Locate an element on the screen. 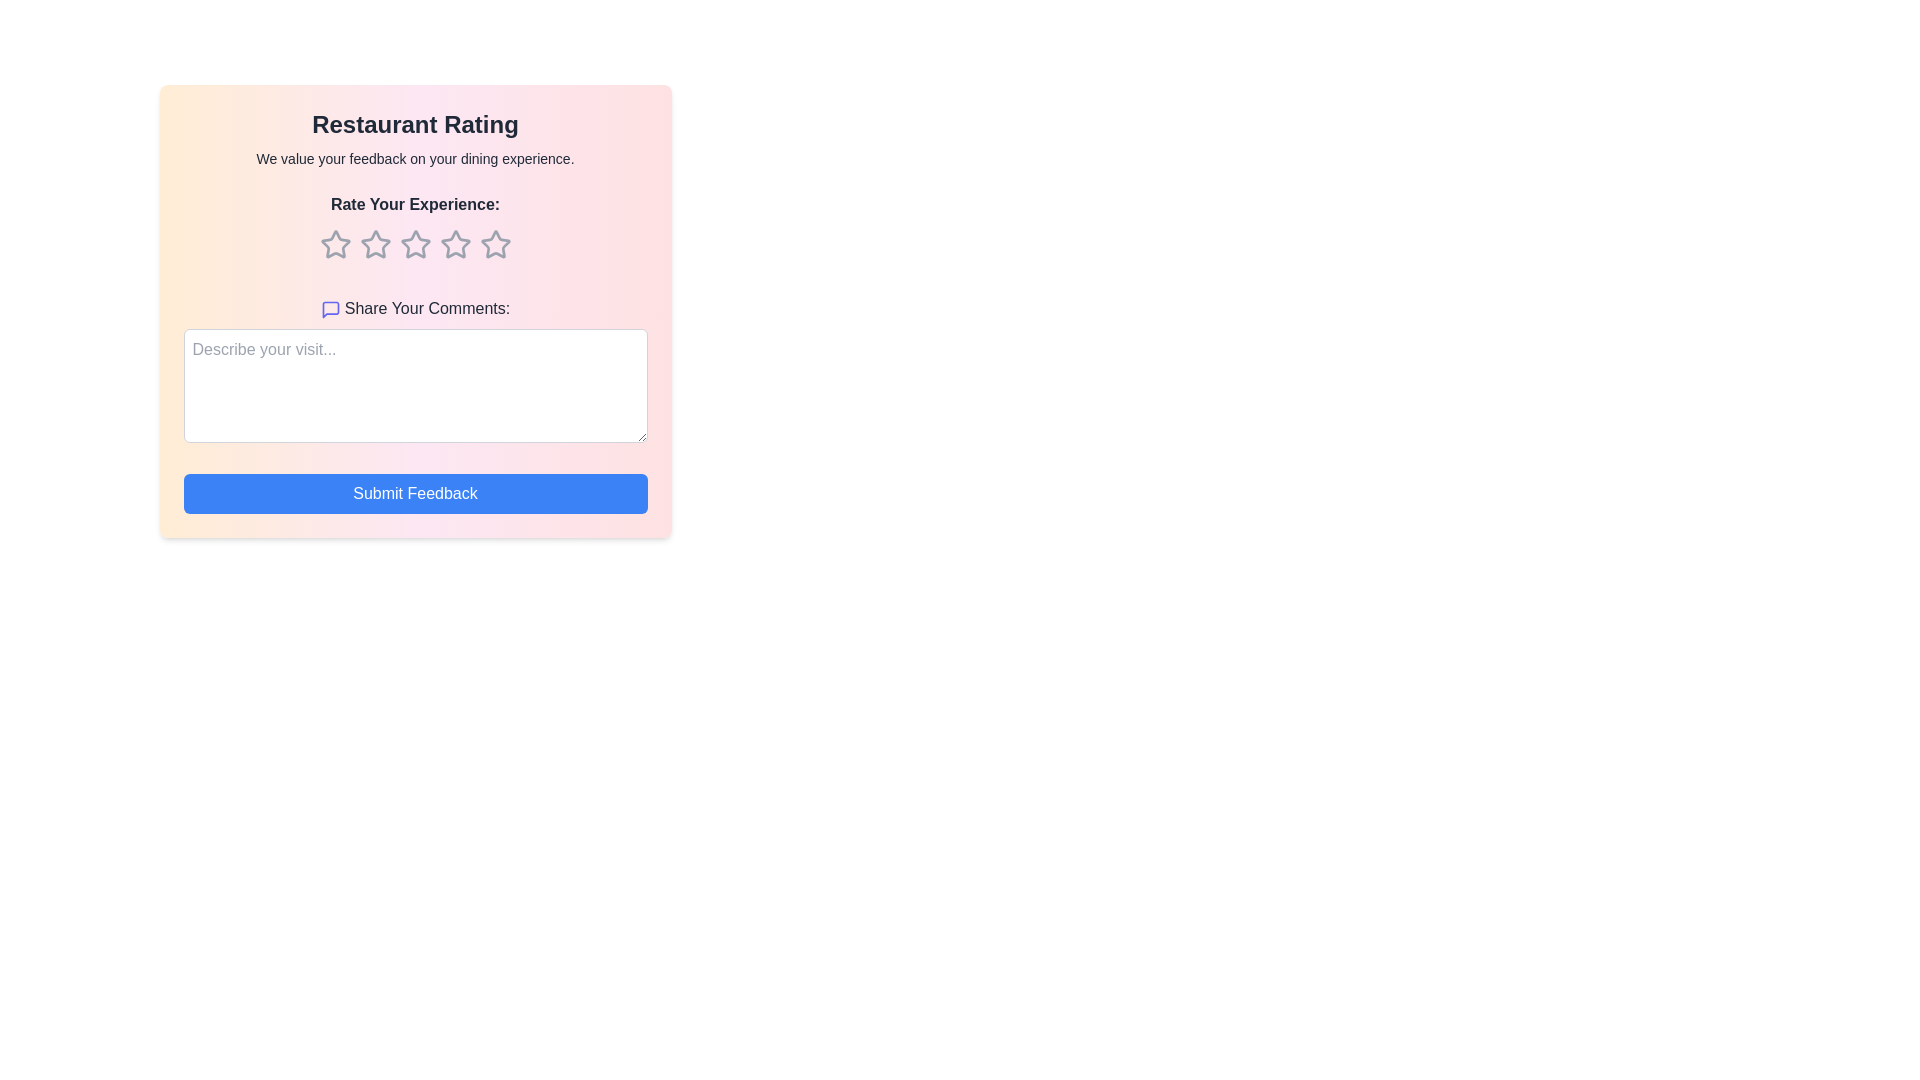 The height and width of the screenshot is (1080, 1920). the icon located to the left of the 'Share Your Comments:' text label in the feedback form interface is located at coordinates (330, 309).